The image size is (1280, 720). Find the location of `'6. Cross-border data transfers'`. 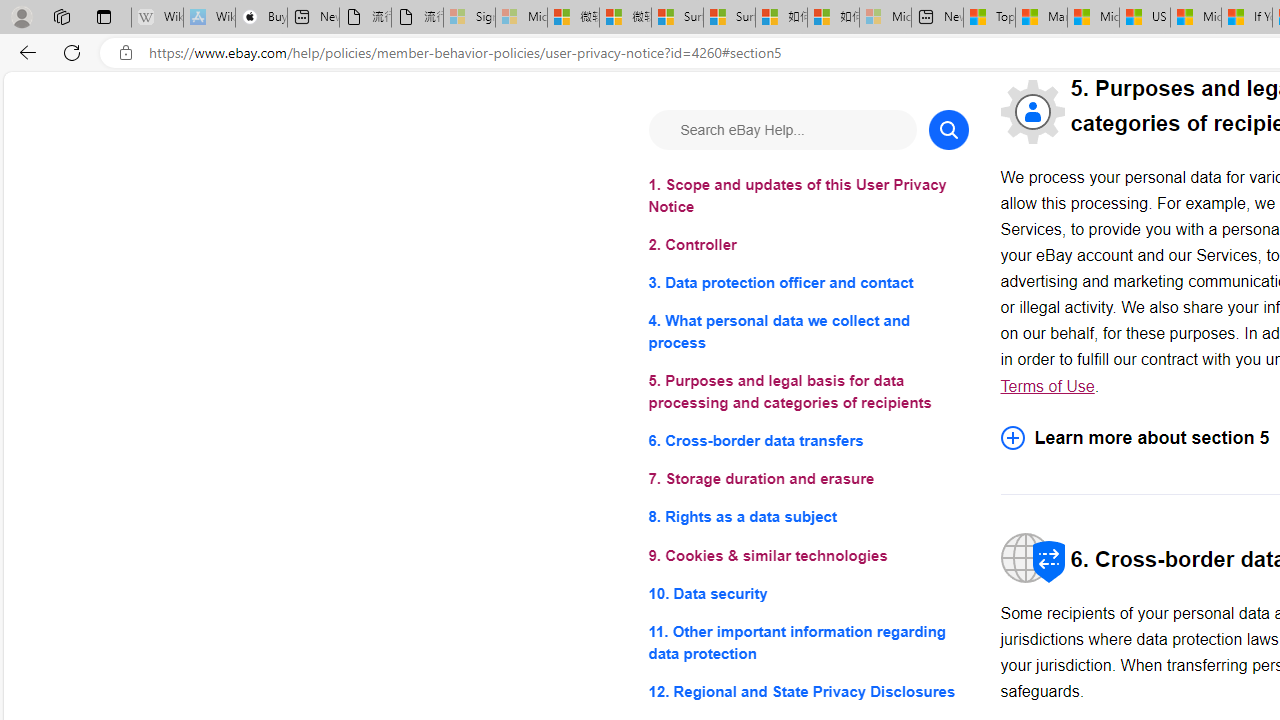

'6. Cross-border data transfers' is located at coordinates (808, 440).